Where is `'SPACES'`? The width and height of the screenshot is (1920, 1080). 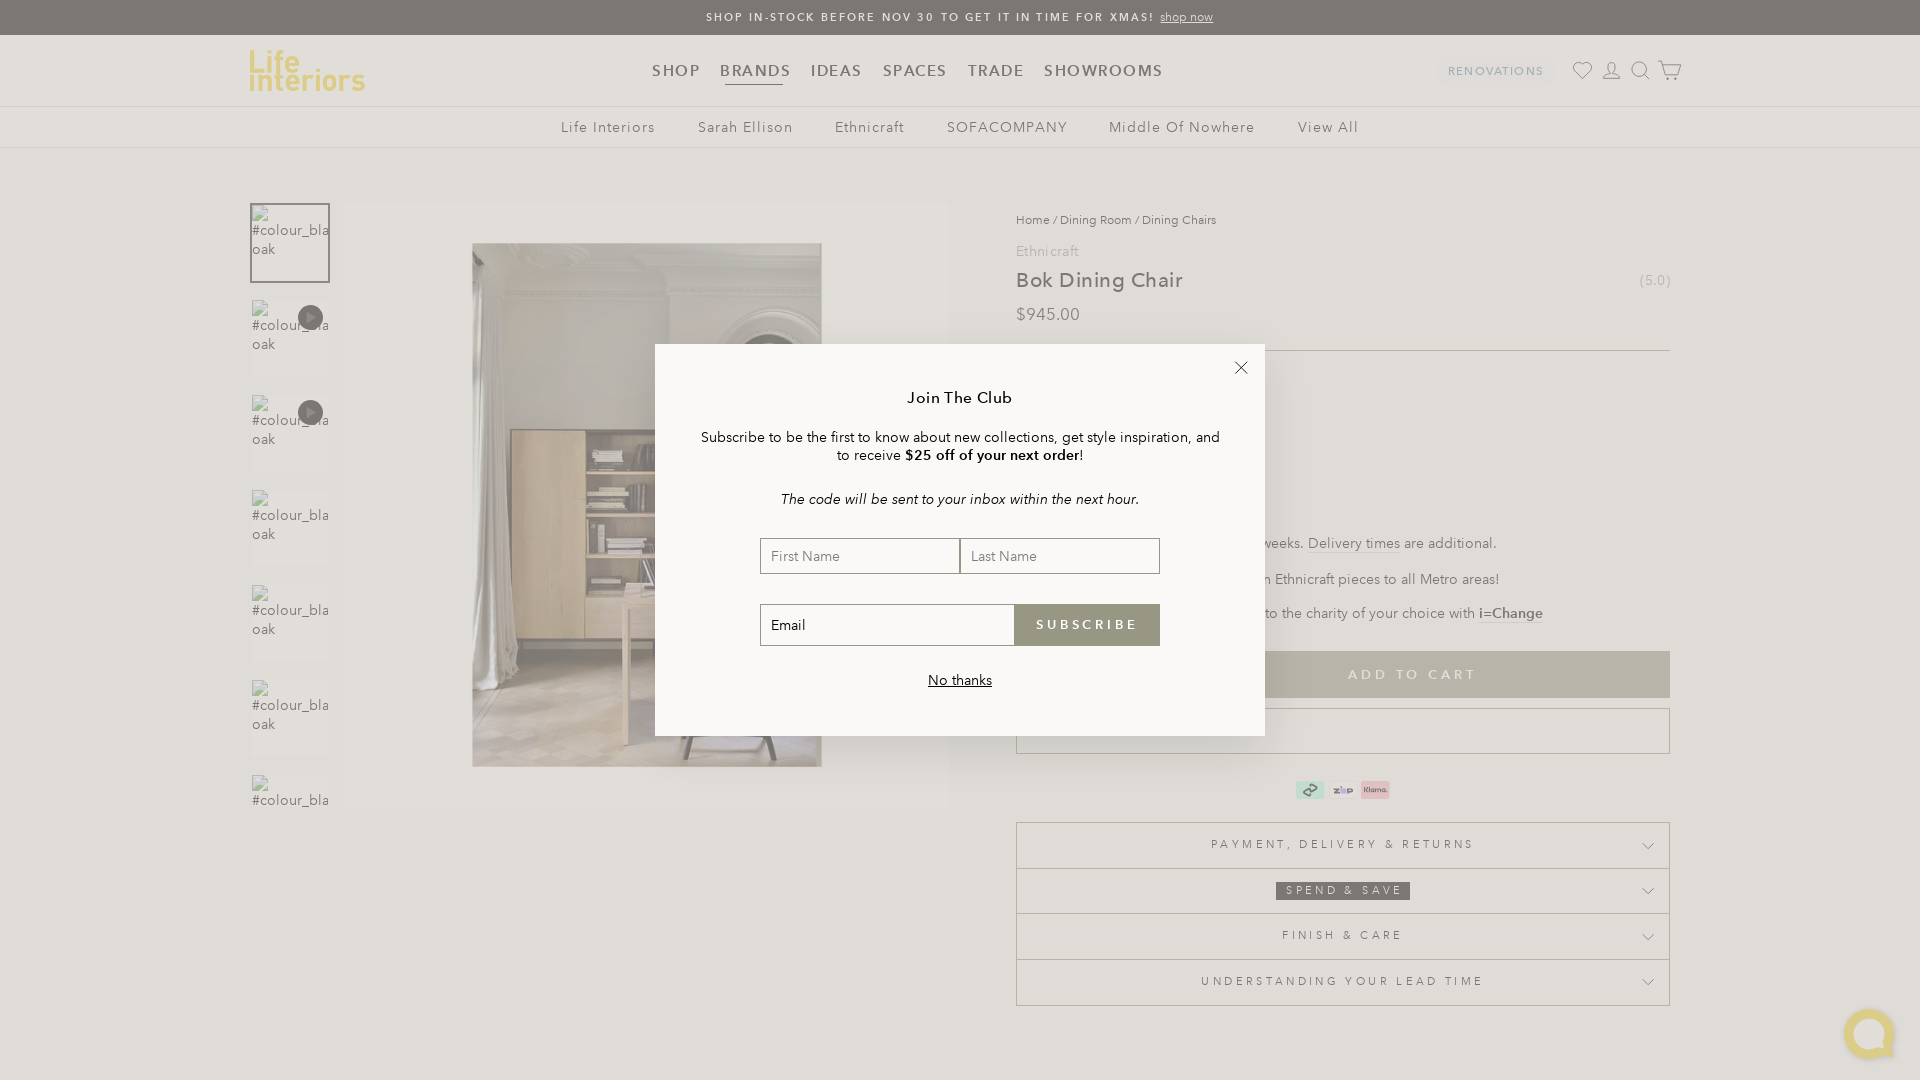 'SPACES' is located at coordinates (914, 69).